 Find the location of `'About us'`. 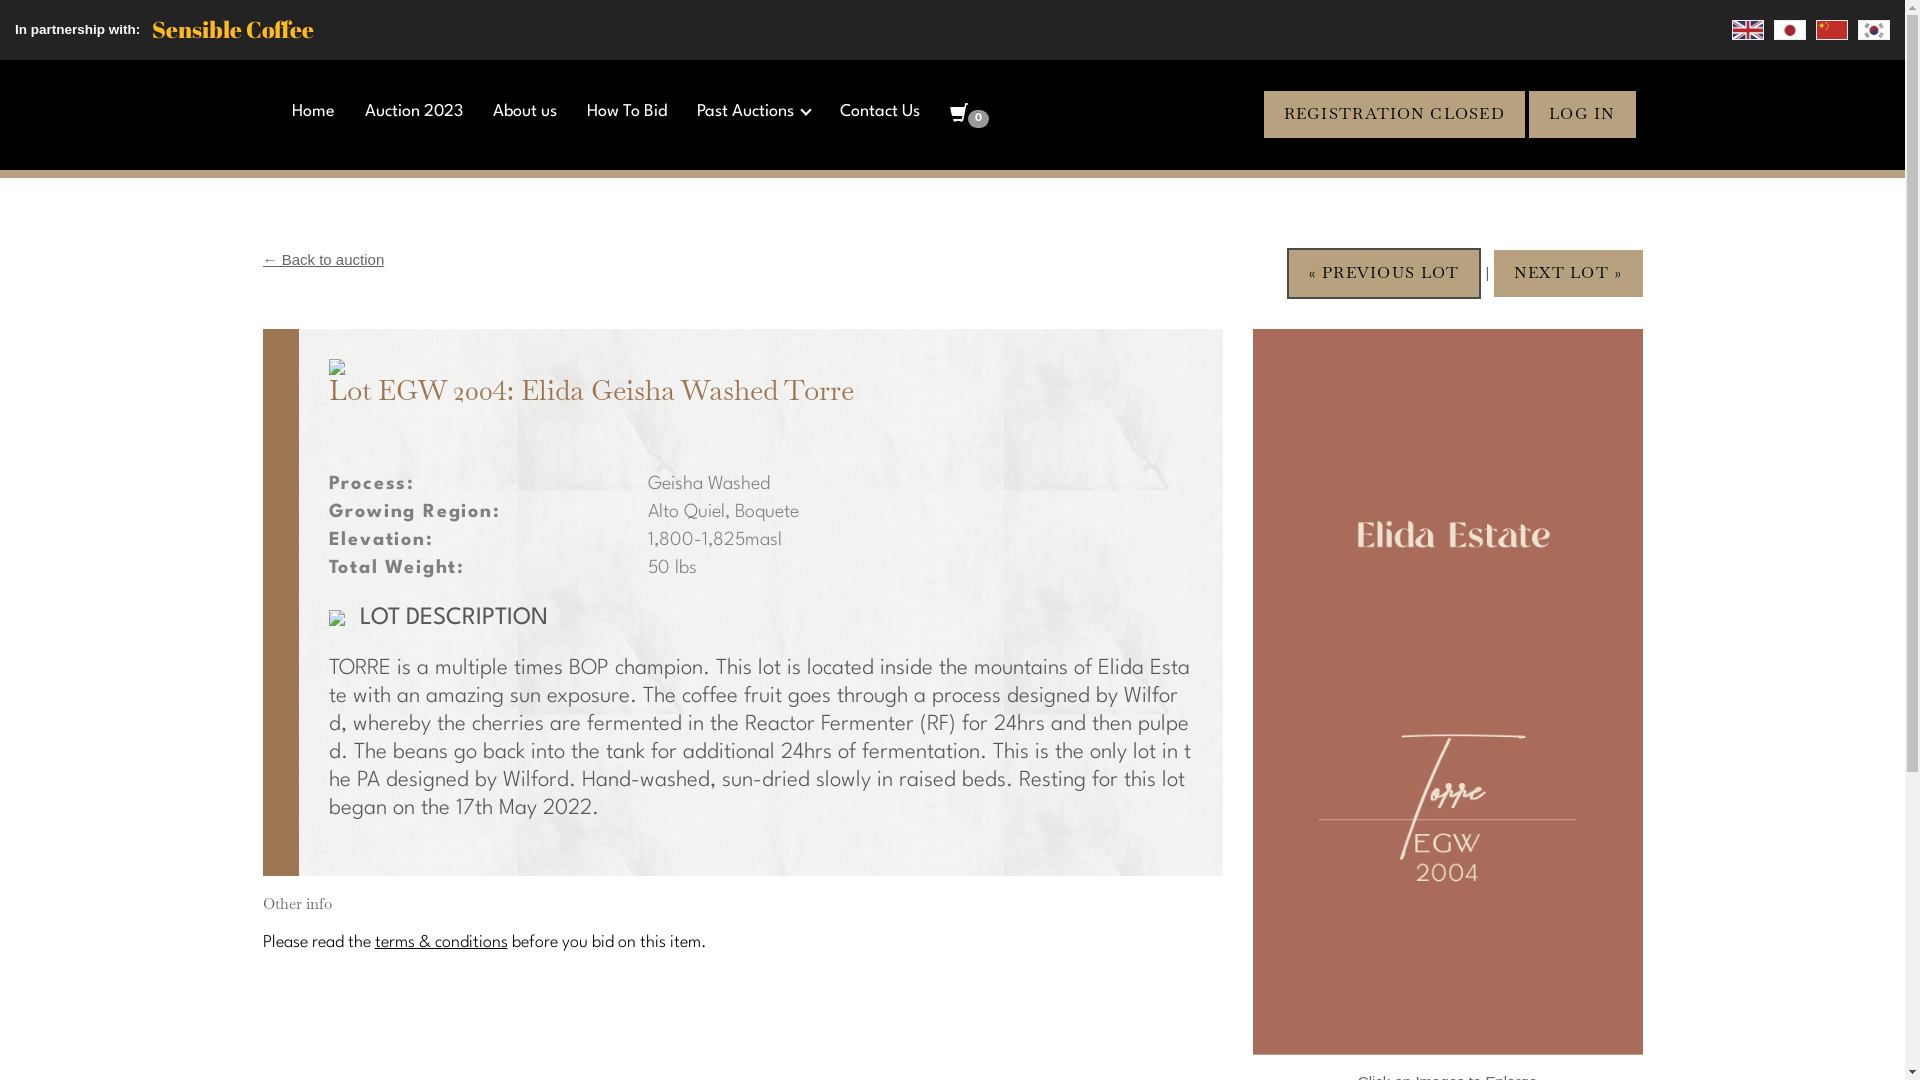

'About us' is located at coordinates (493, 111).